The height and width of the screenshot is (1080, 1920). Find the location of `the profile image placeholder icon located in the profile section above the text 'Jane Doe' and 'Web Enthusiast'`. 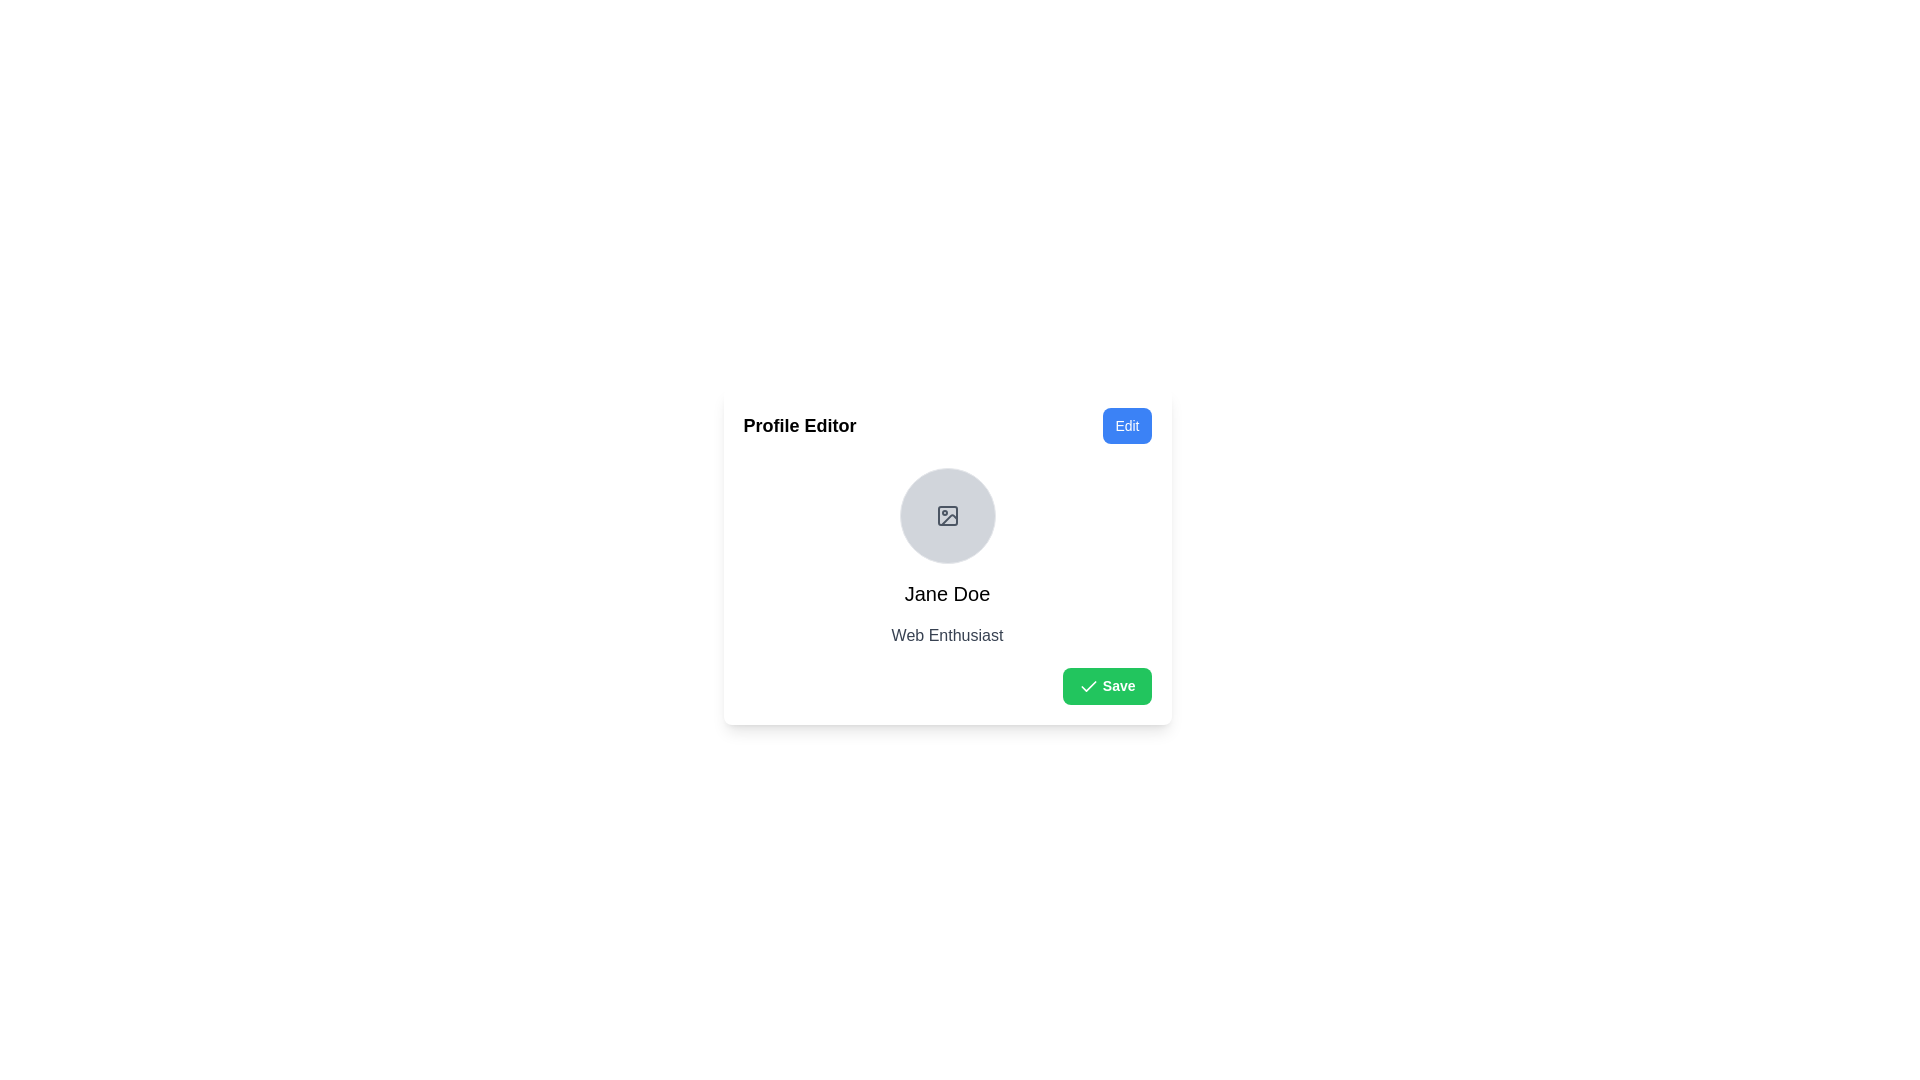

the profile image placeholder icon located in the profile section above the text 'Jane Doe' and 'Web Enthusiast' is located at coordinates (948, 519).